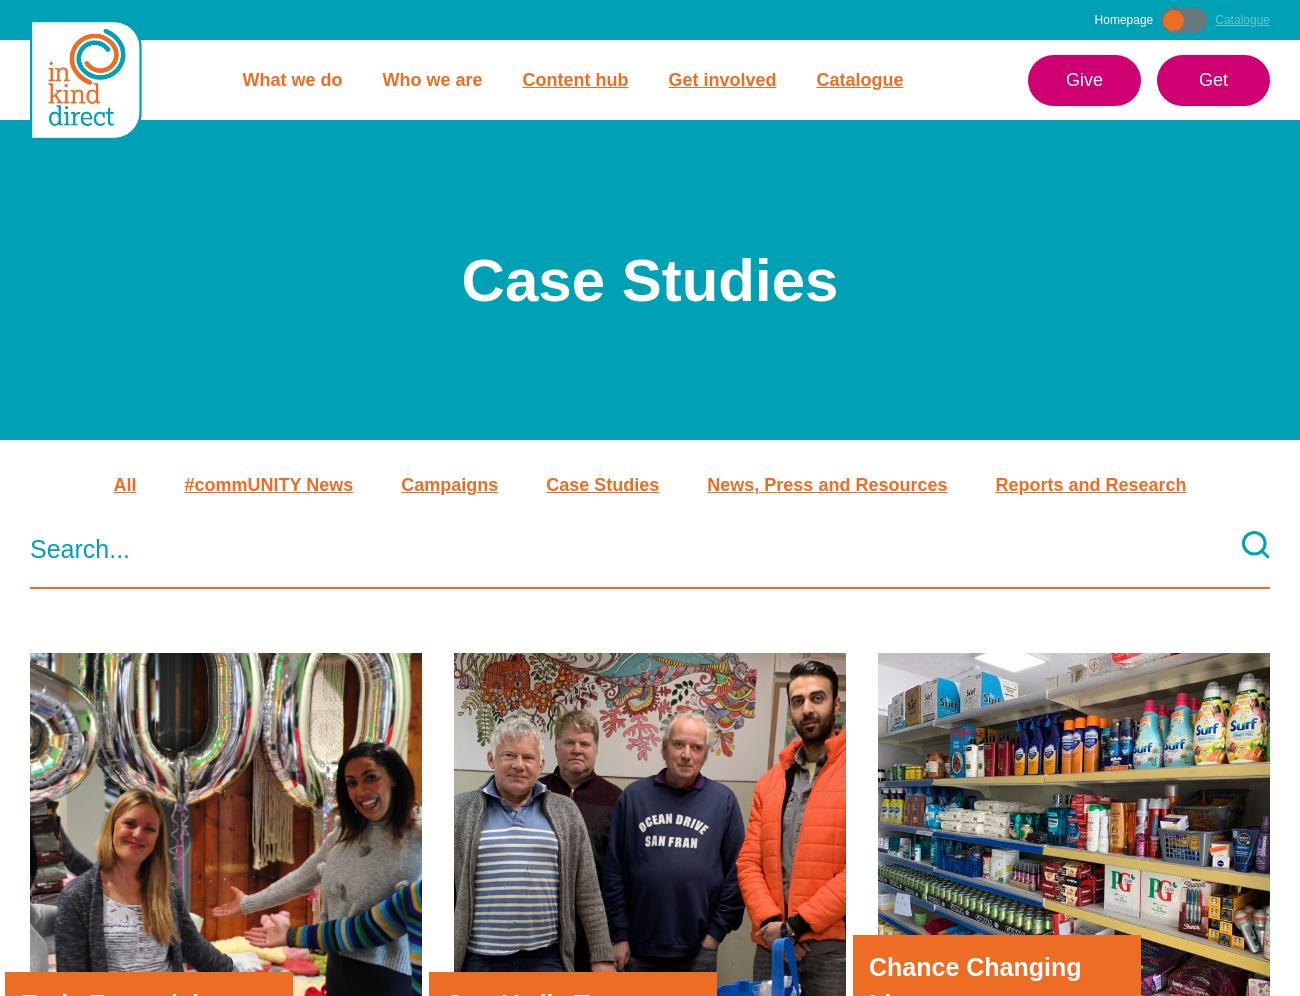  What do you see at coordinates (214, 173) in the screenshot?
I see `'The Hygiene Bank (THB) in Moira, Northern Ireland, part of the national network of Hygiene Banks, distributes essential personal care items to local people struggling financially.'` at bounding box center [214, 173].